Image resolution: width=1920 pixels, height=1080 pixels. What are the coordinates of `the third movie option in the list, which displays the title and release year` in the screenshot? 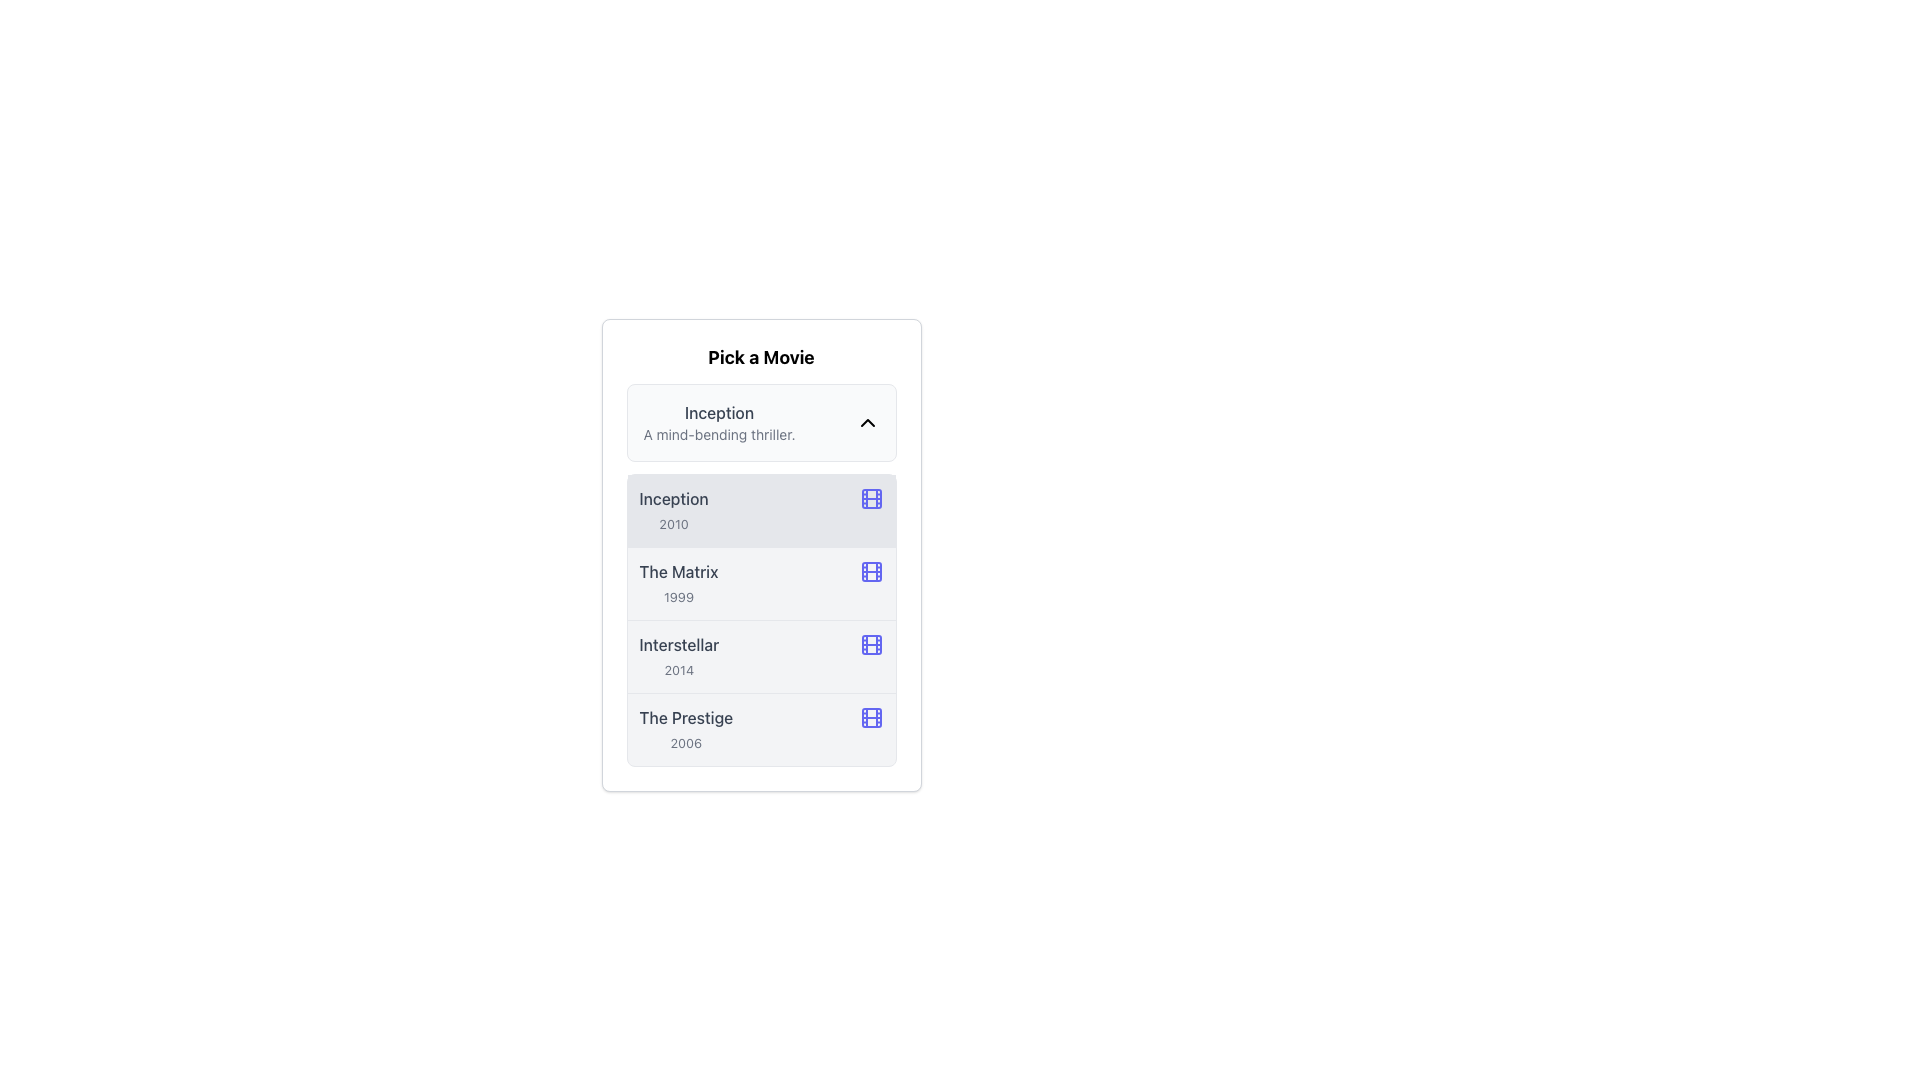 It's located at (760, 656).